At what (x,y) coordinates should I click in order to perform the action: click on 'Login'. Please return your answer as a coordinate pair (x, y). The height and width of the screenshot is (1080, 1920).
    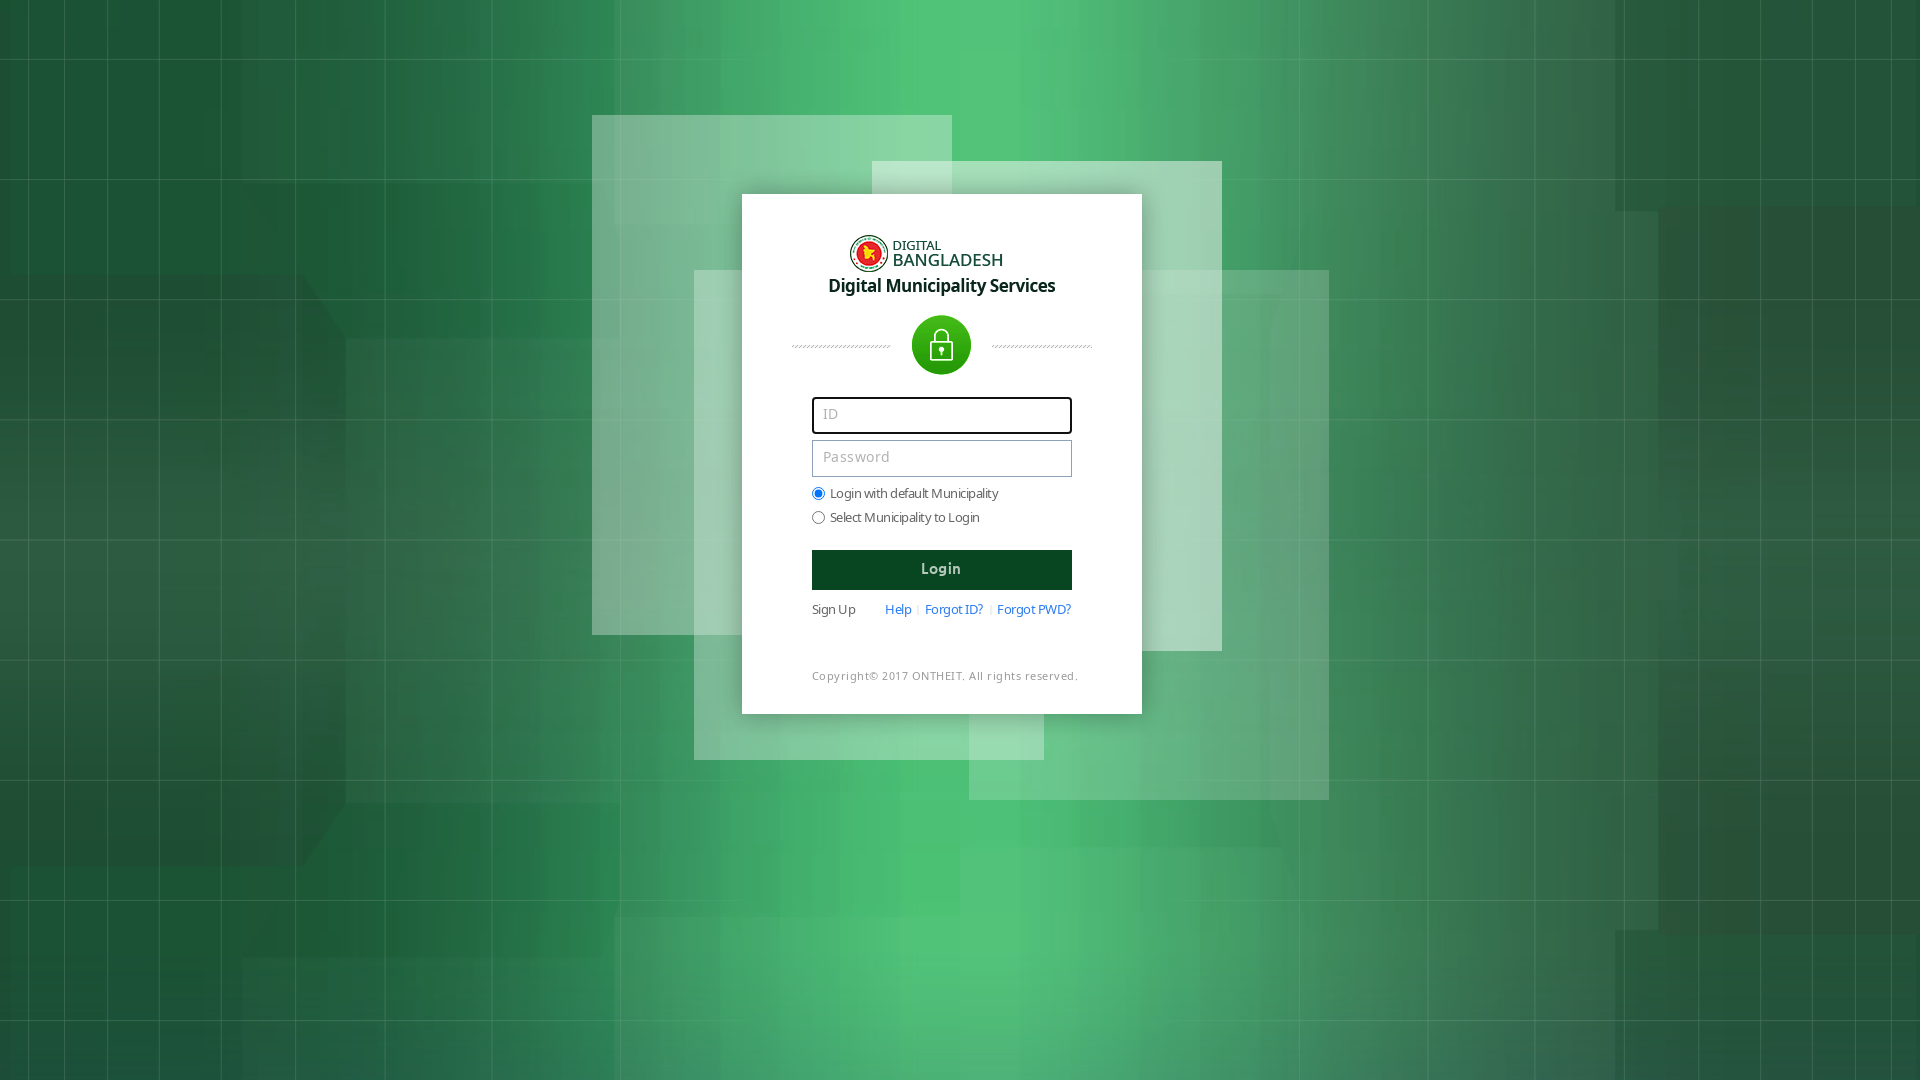
    Looking at the image, I should click on (940, 570).